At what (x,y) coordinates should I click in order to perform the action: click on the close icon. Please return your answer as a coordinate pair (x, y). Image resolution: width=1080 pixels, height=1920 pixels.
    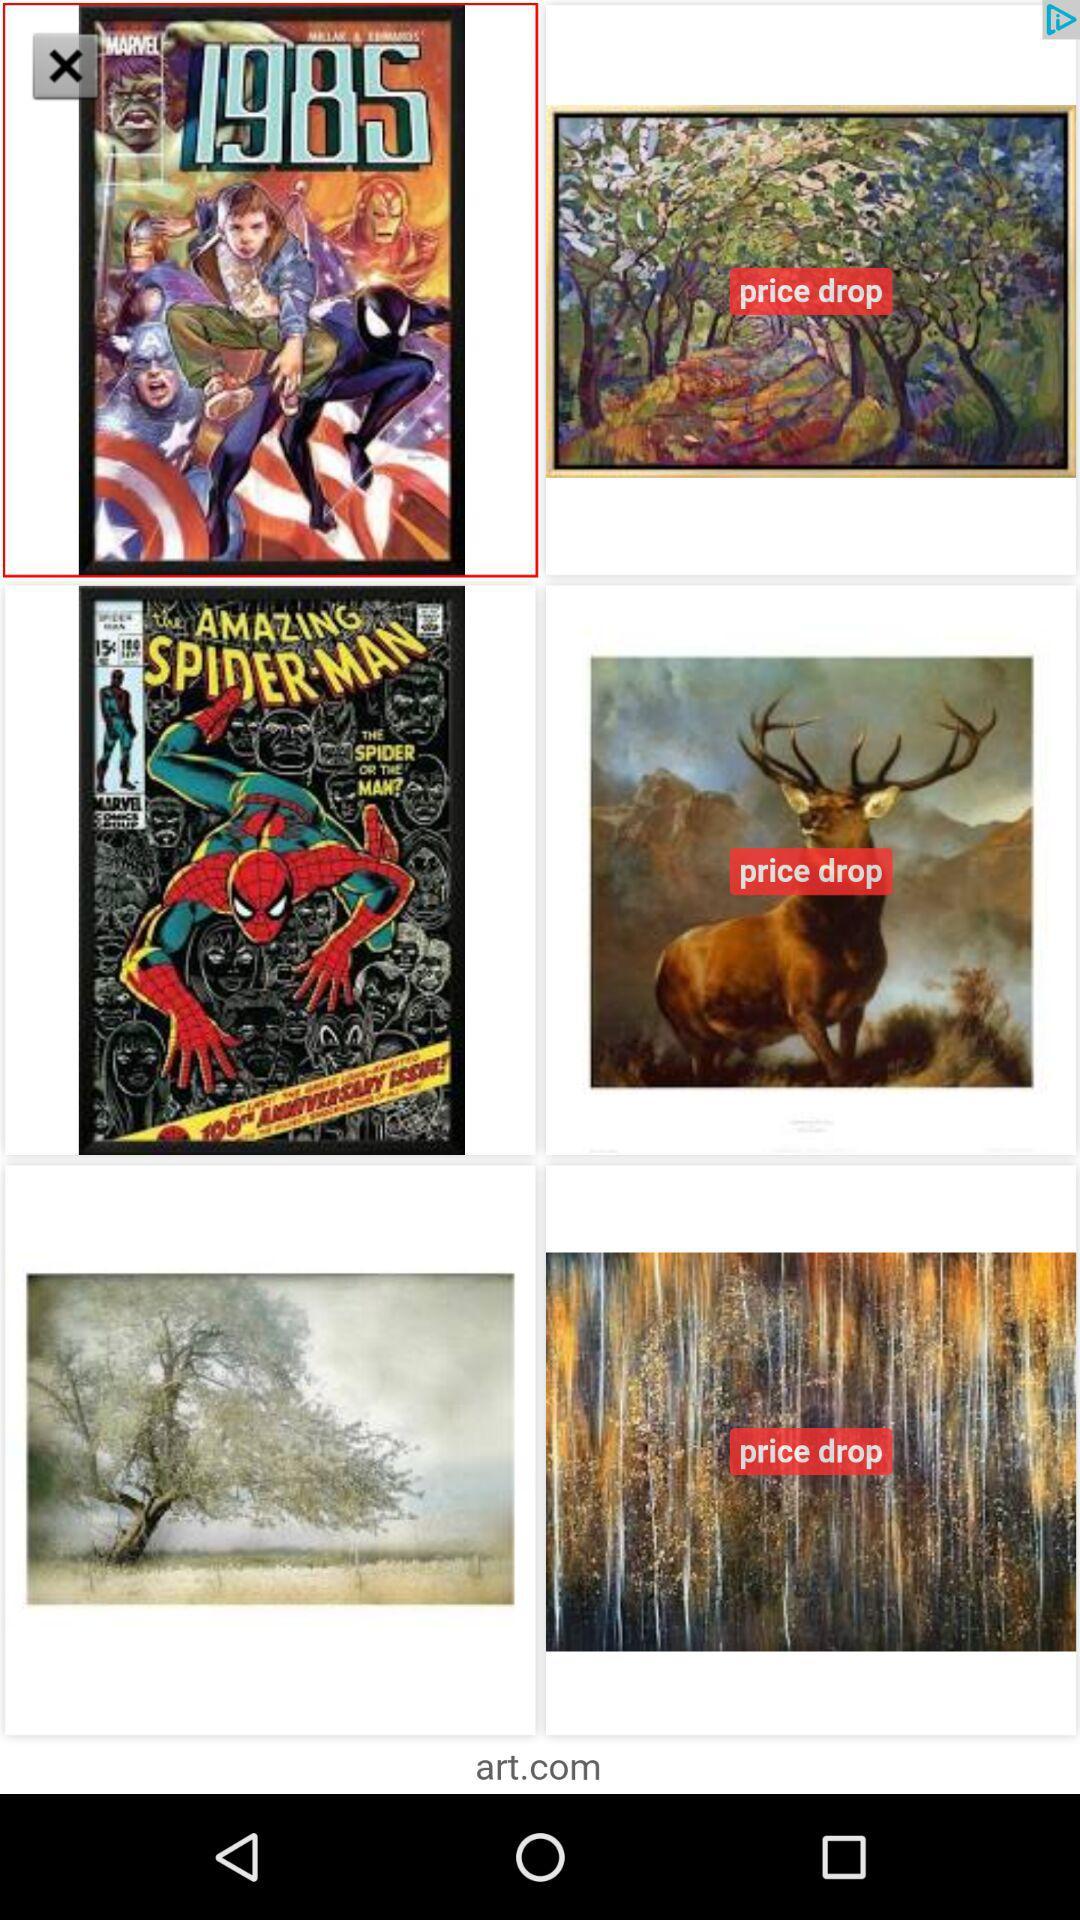
    Looking at the image, I should click on (64, 70).